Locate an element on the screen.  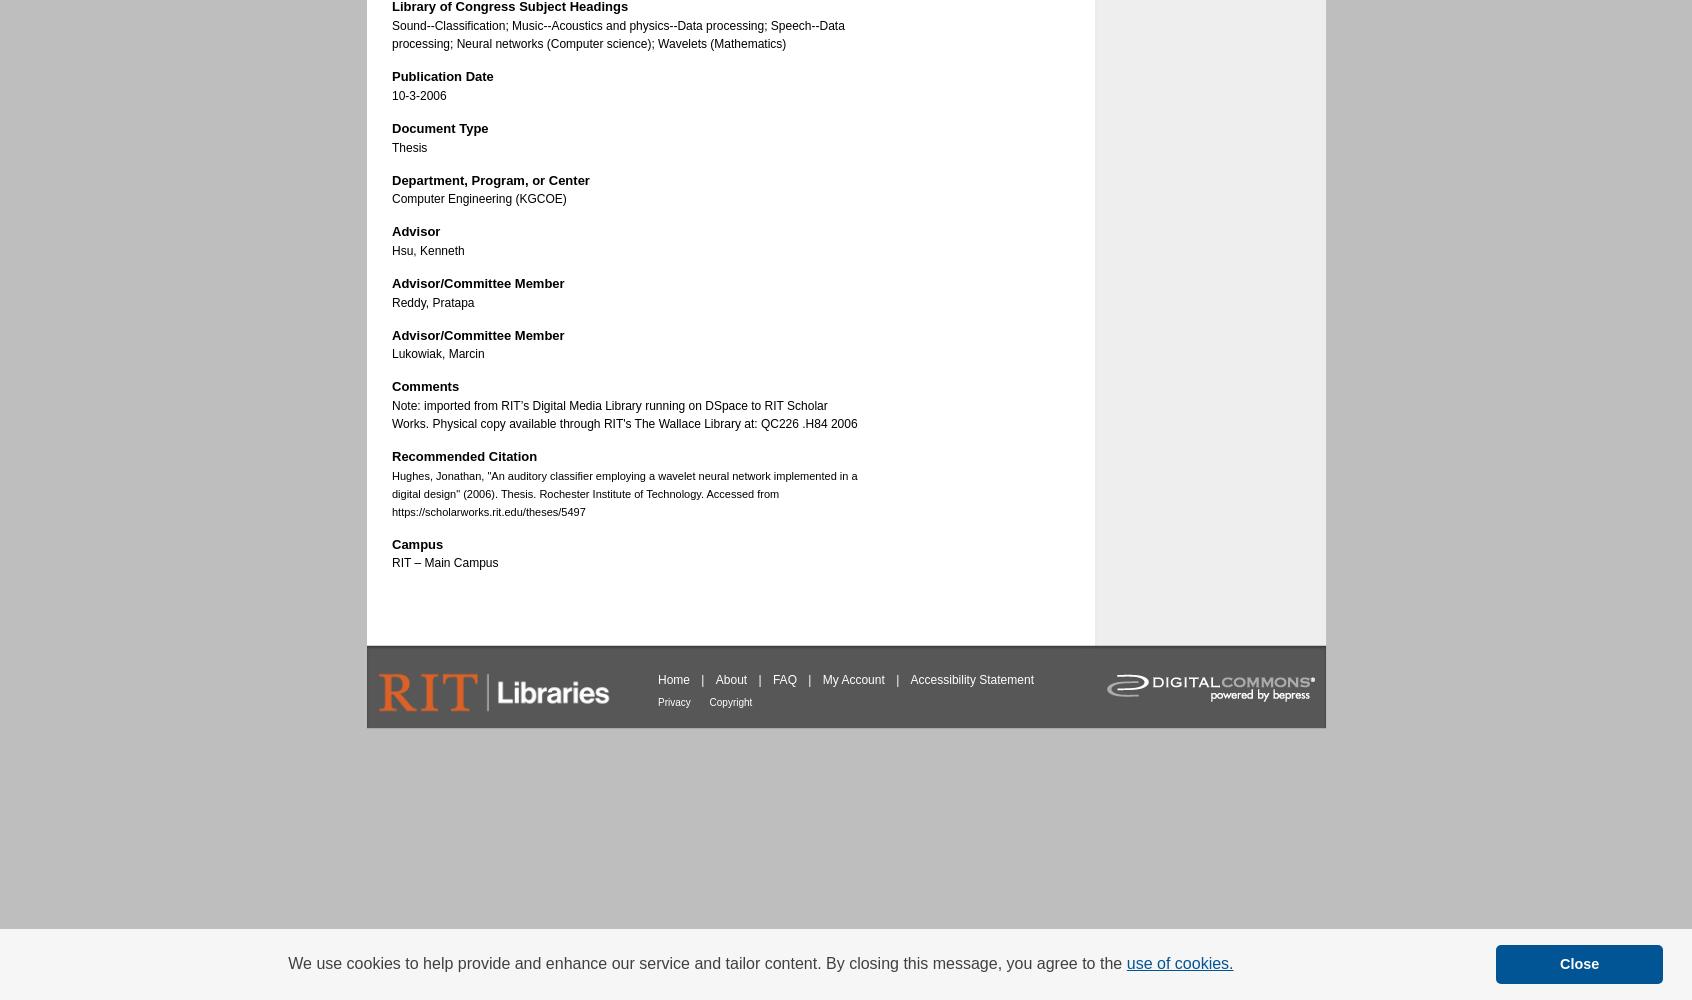
'Accessibility Statement' is located at coordinates (971, 680).